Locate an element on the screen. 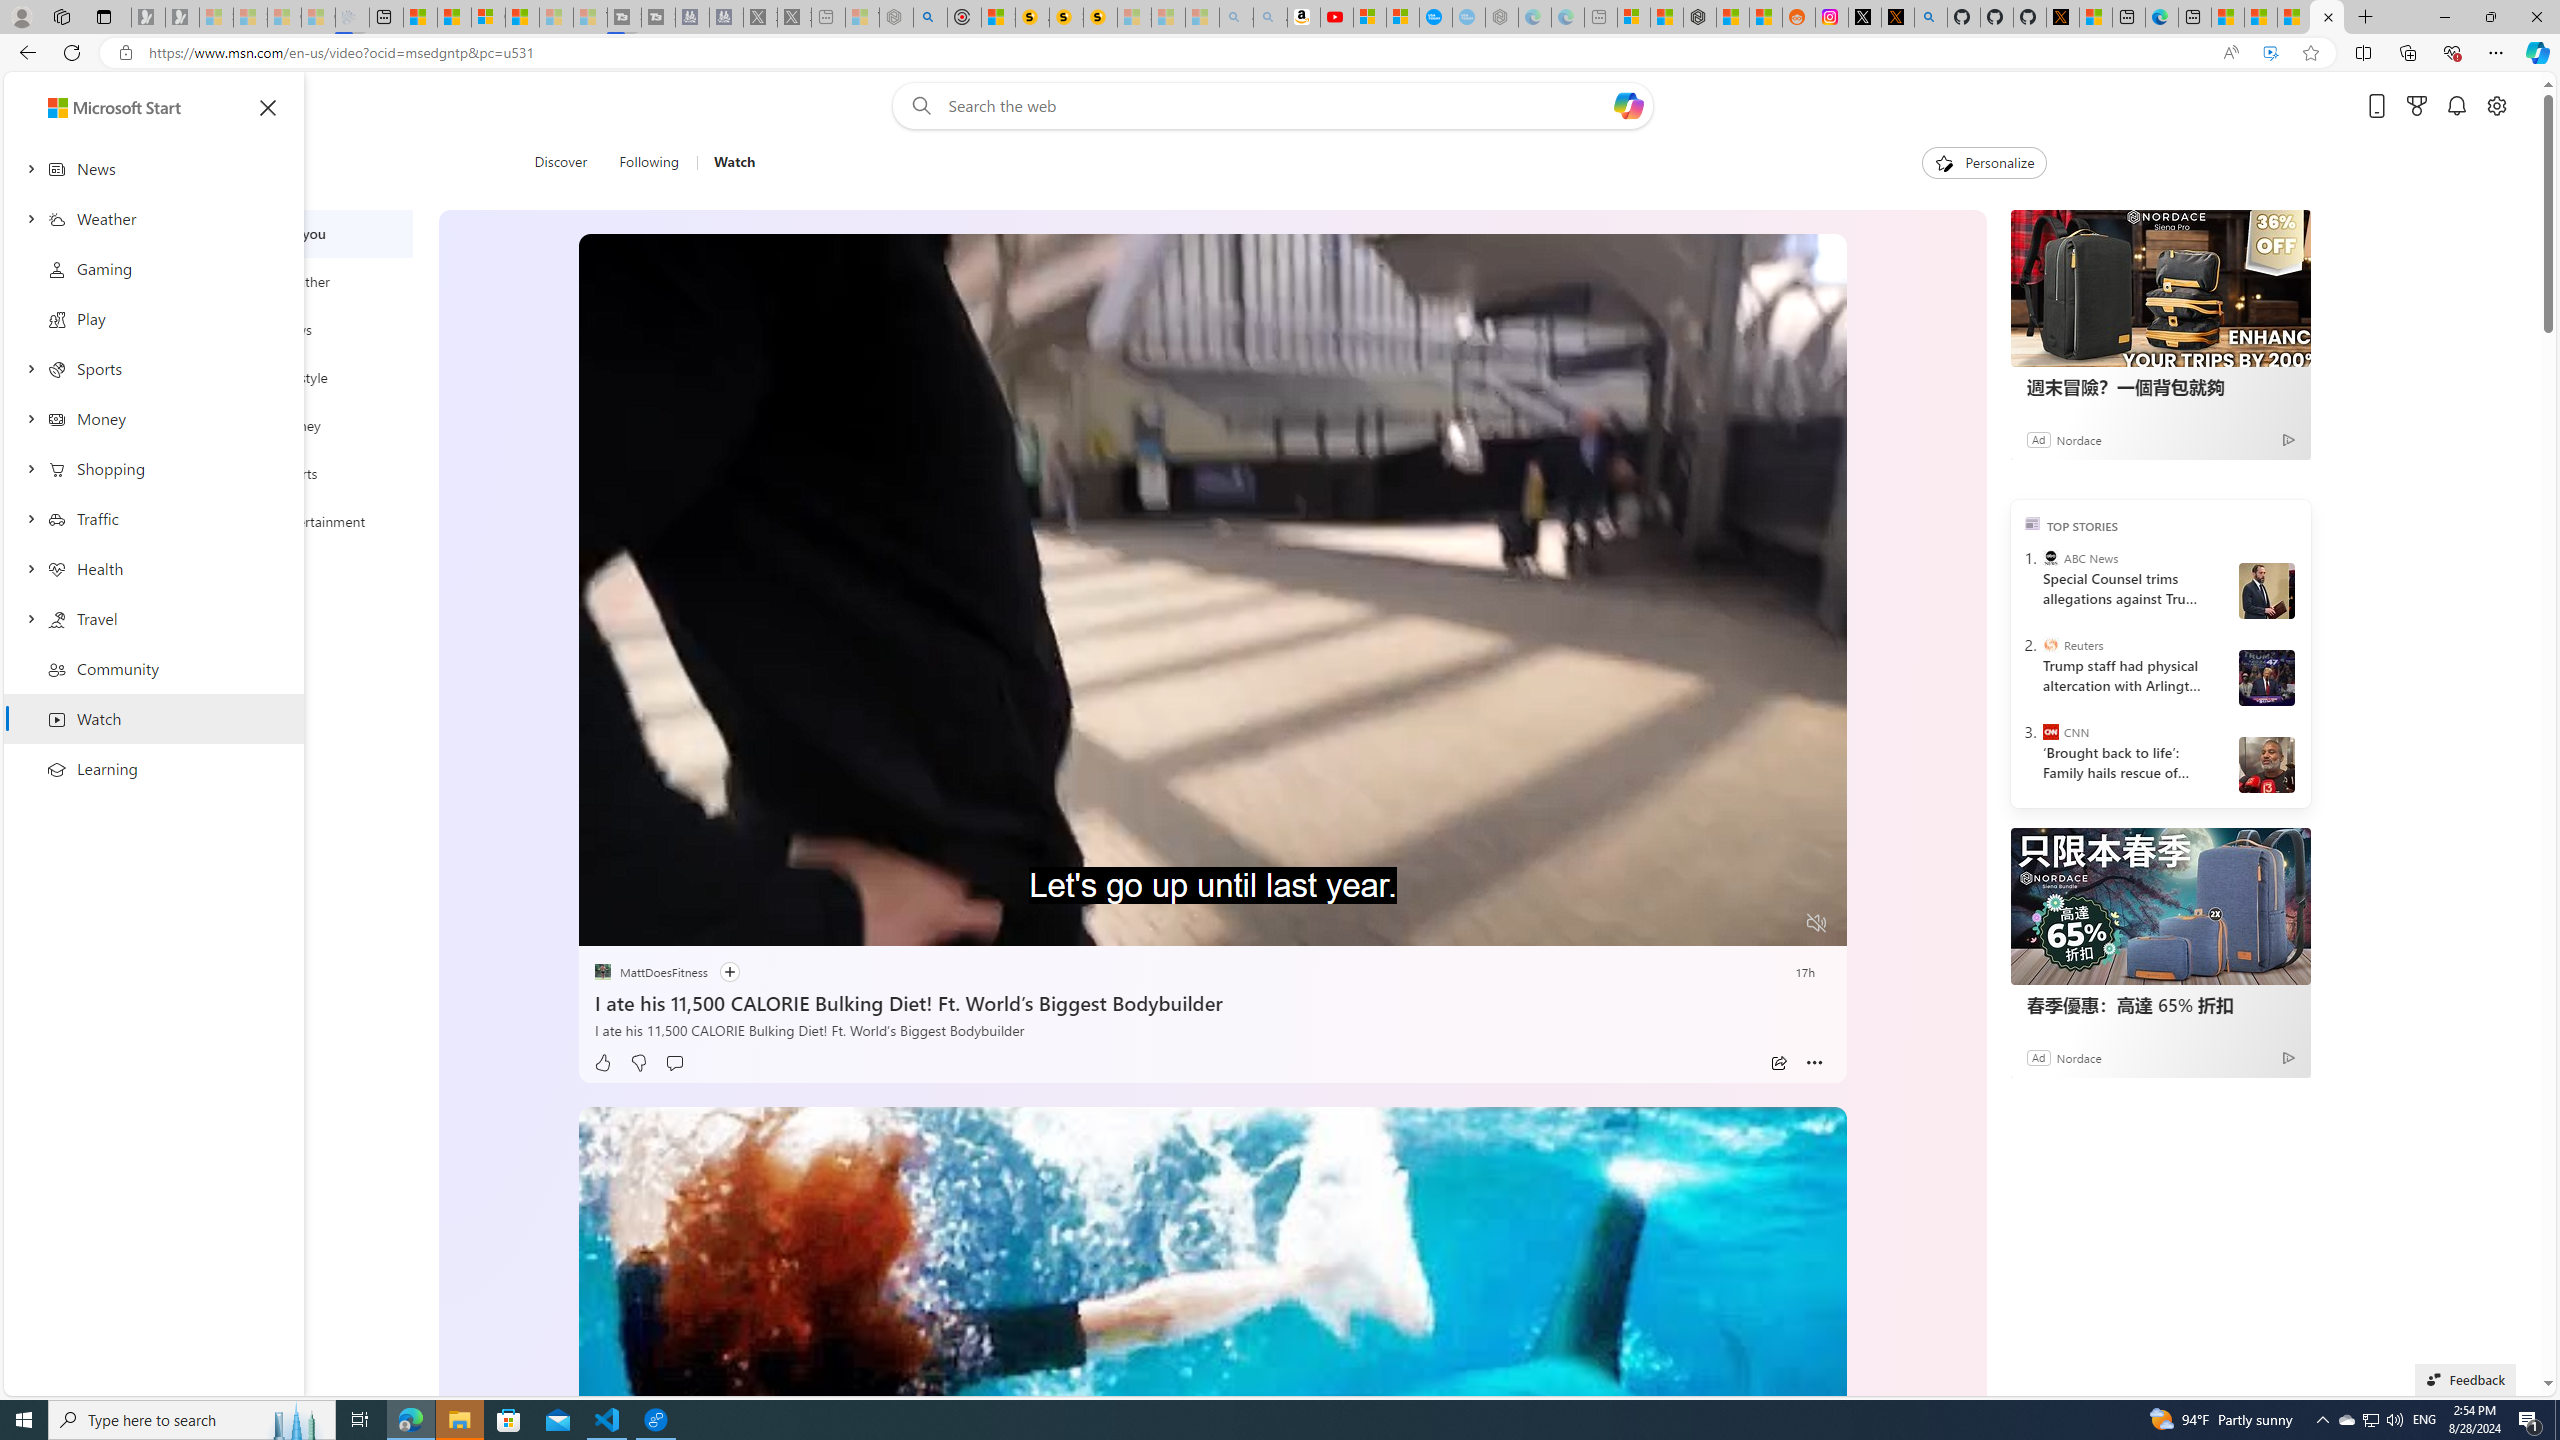 This screenshot has width=2560, height=1440. 'CNN' is located at coordinates (2050, 731).